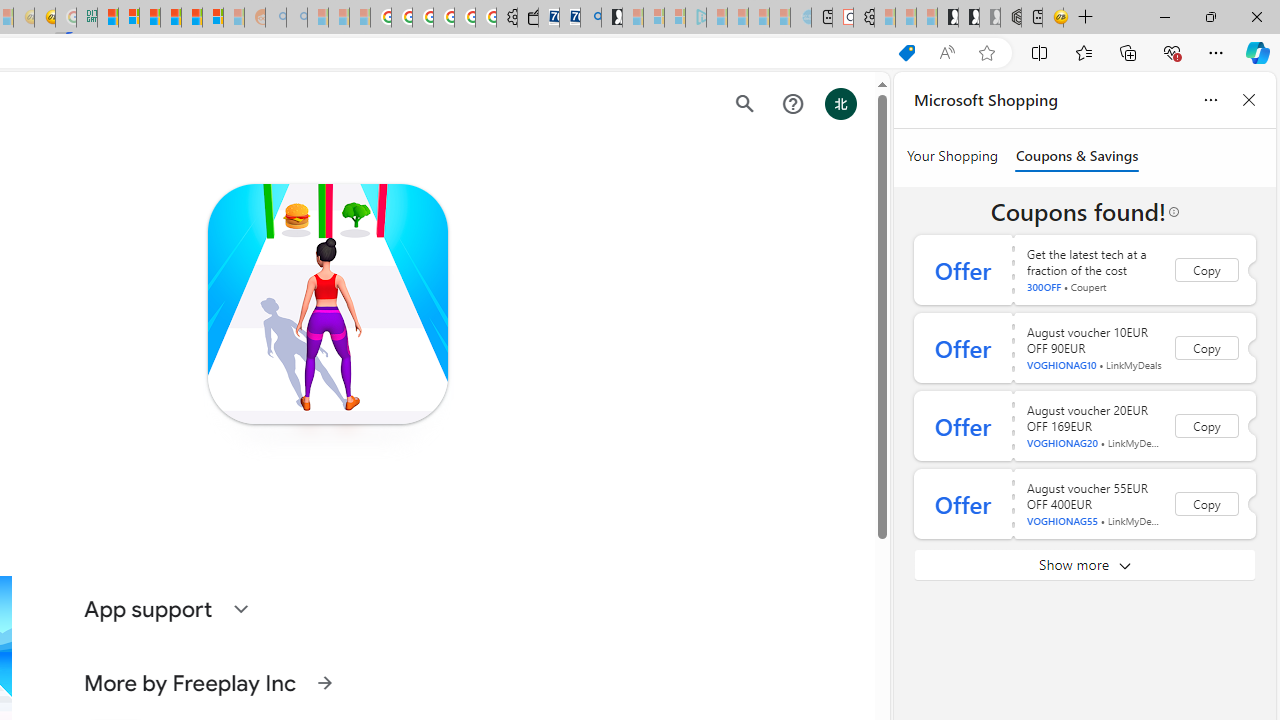 The width and height of the screenshot is (1280, 720). What do you see at coordinates (170, 17) in the screenshot?
I see `'Expert Portfolios'` at bounding box center [170, 17].